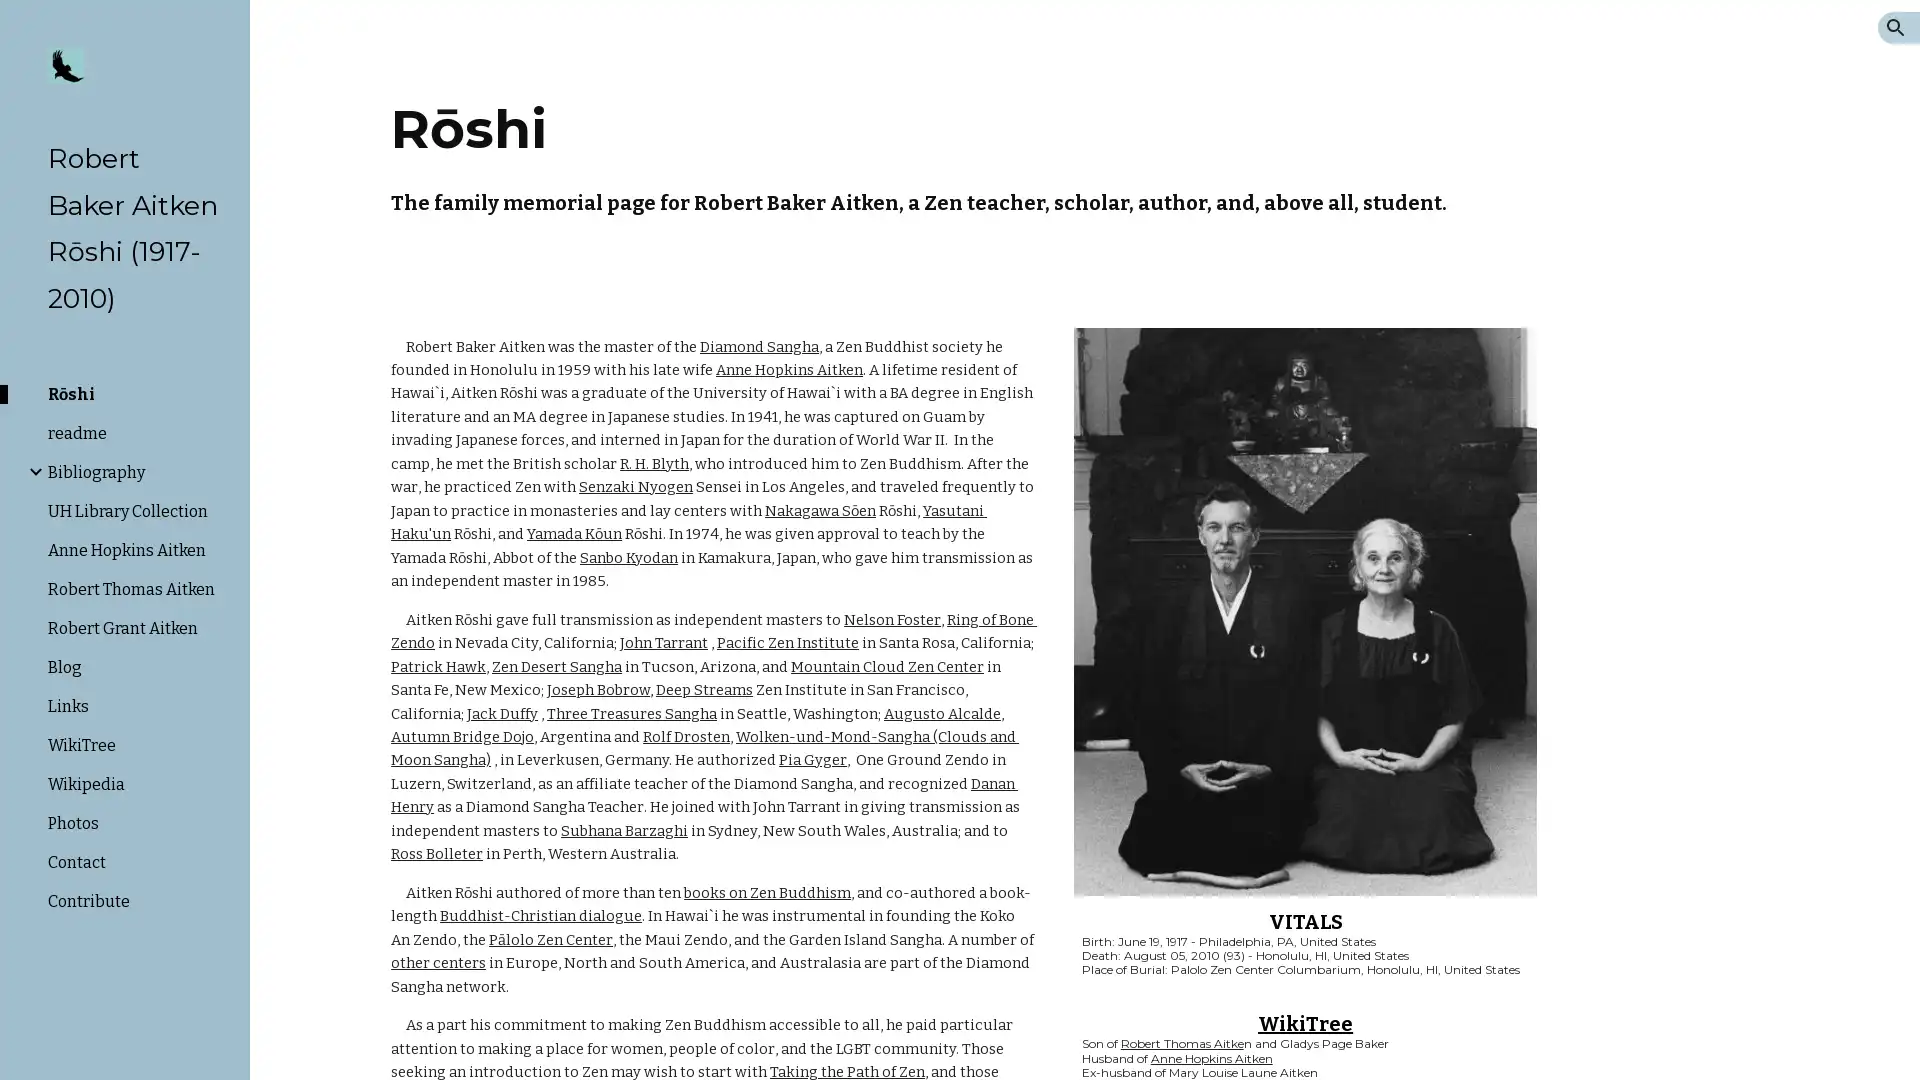 The image size is (1920, 1080). Describe the element at coordinates (1489, 921) in the screenshot. I see `Copy heading link` at that location.